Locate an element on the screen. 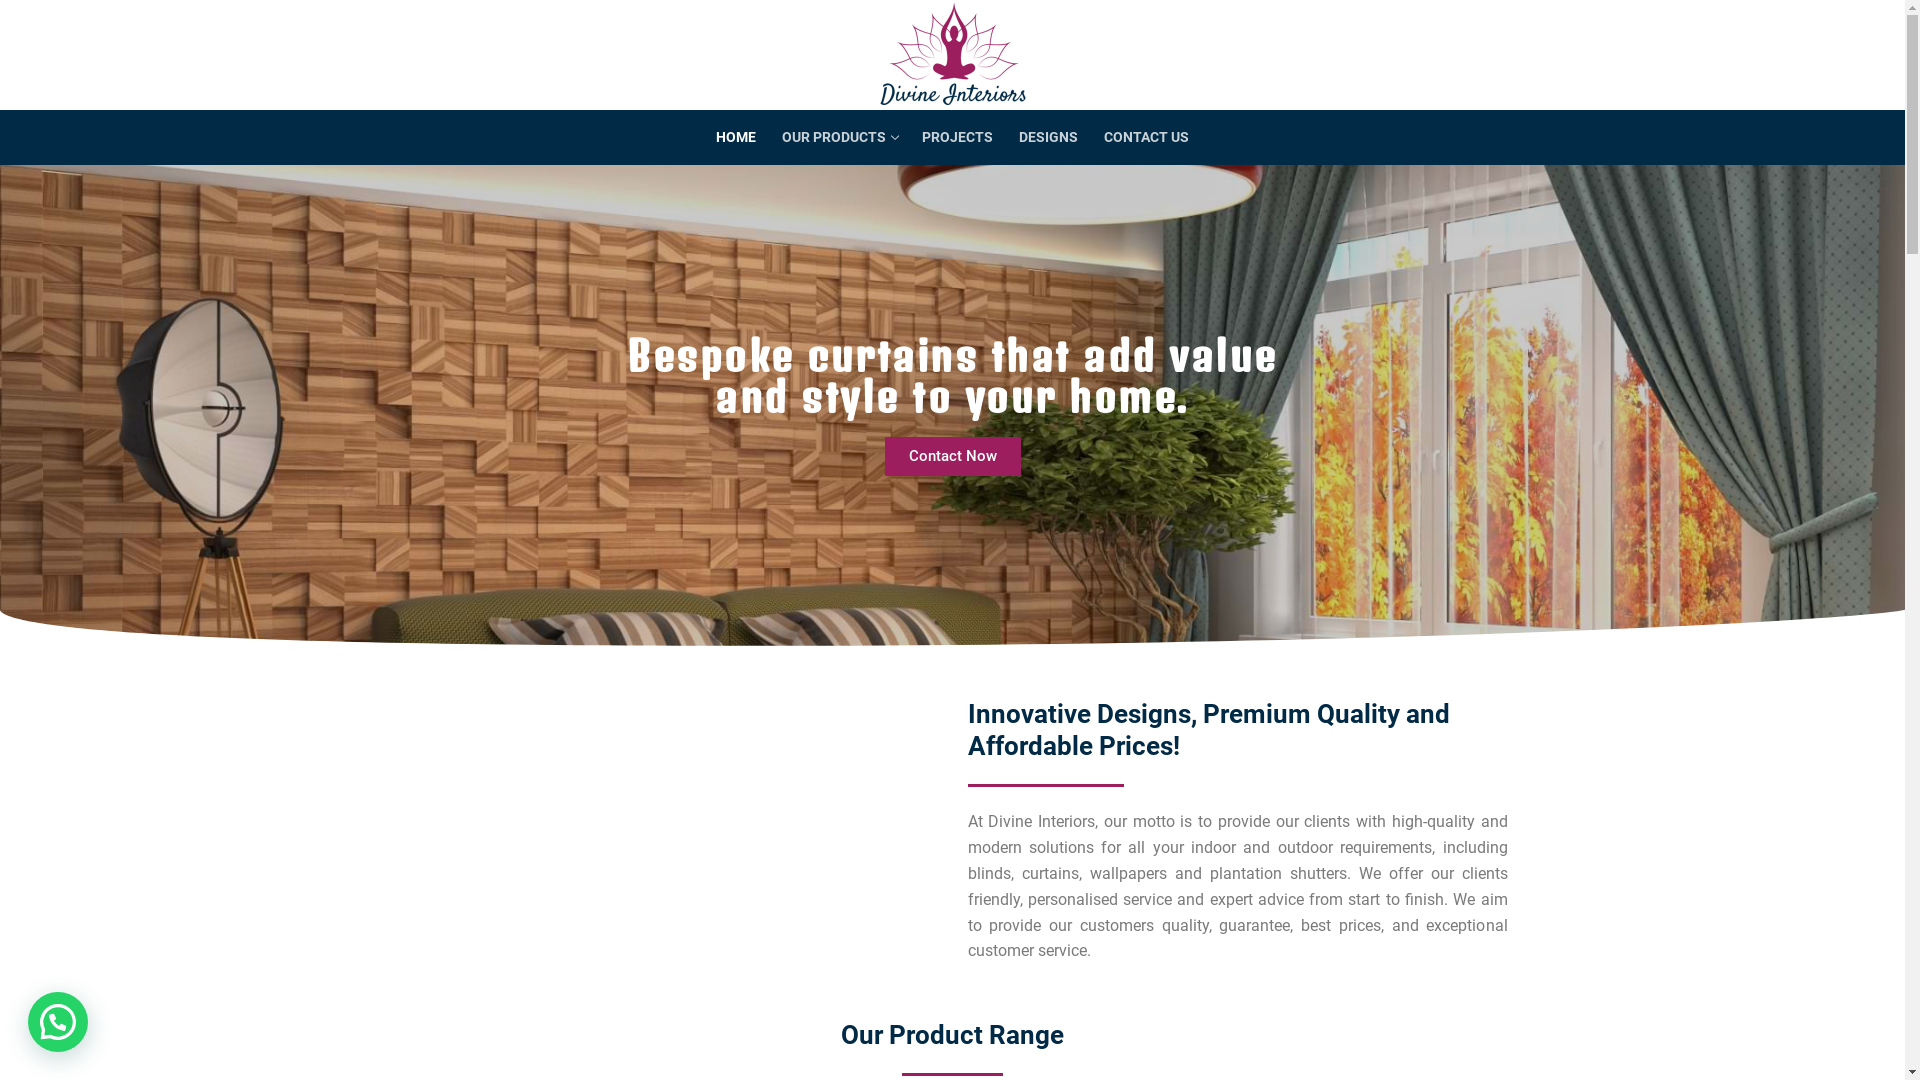  'PROJECTS' is located at coordinates (956, 137).